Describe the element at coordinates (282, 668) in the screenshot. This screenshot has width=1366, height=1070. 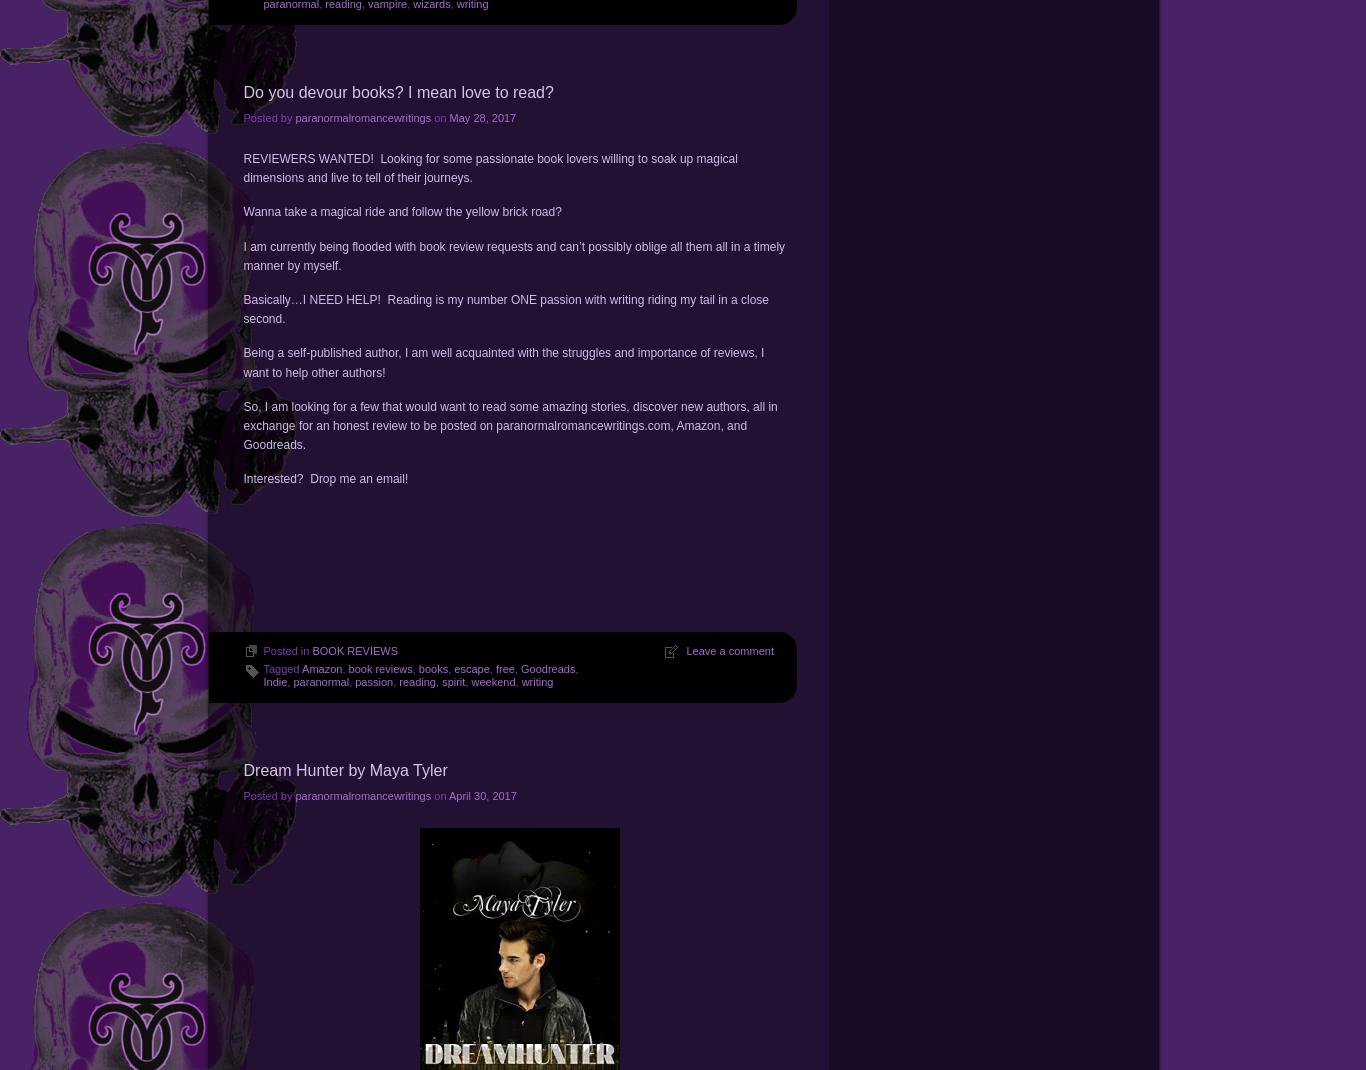
I see `'Tagged'` at that location.